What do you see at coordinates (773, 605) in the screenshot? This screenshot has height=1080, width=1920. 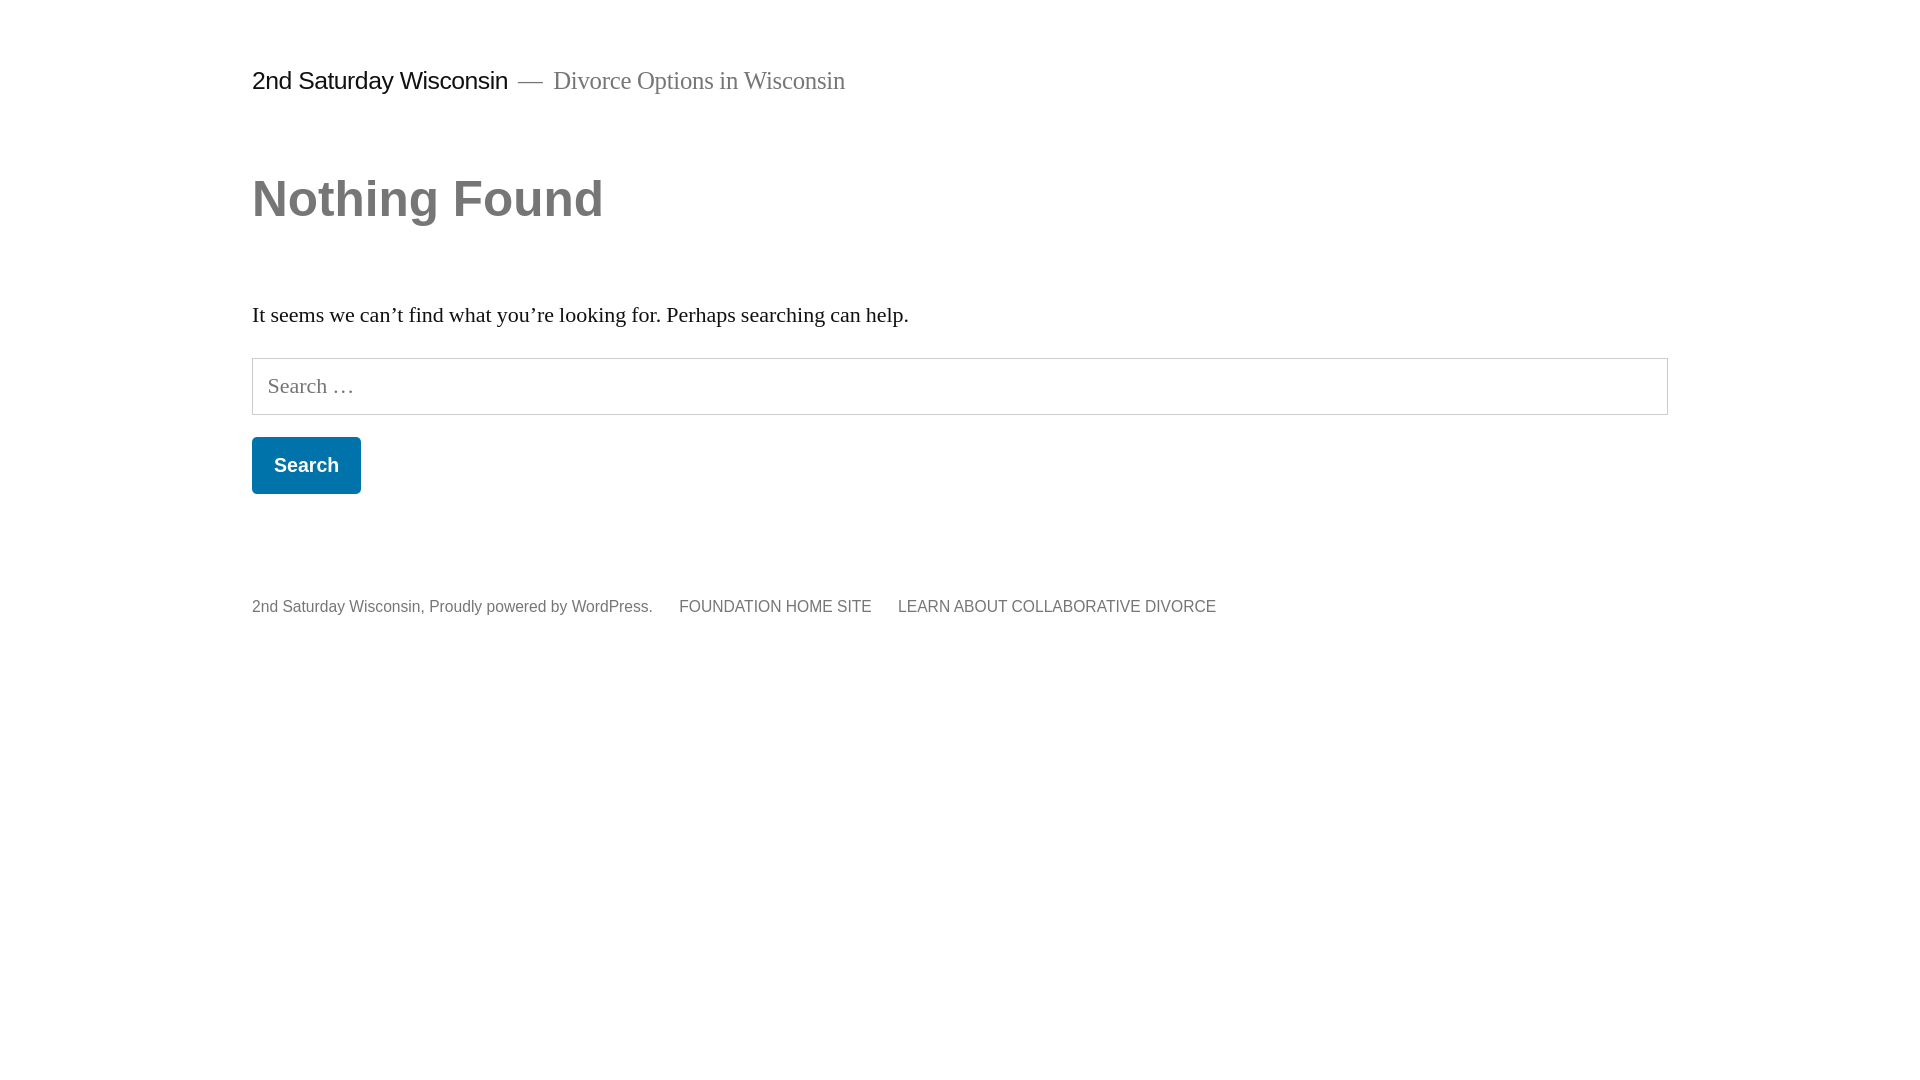 I see `'FOUNDATION HOME SITE'` at bounding box center [773, 605].